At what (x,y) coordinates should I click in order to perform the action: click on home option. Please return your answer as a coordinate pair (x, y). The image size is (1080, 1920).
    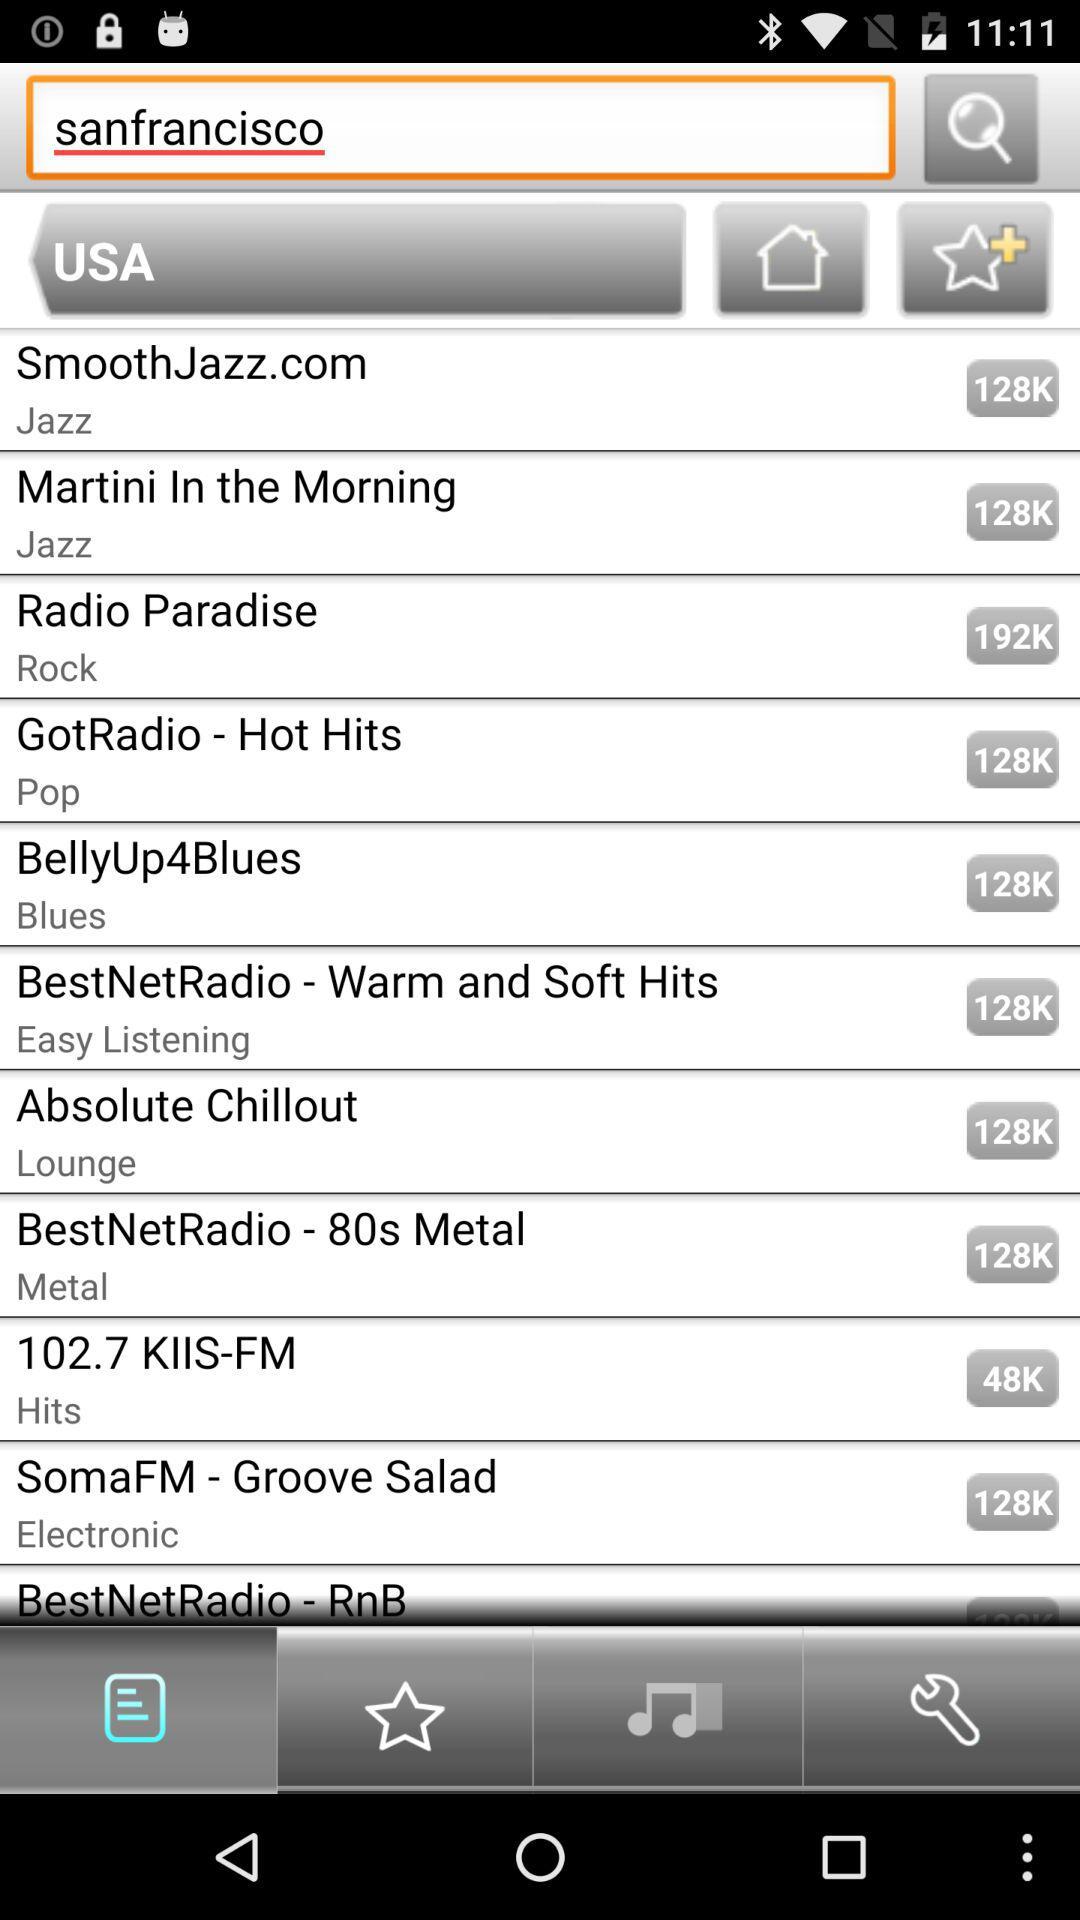
    Looking at the image, I should click on (790, 259).